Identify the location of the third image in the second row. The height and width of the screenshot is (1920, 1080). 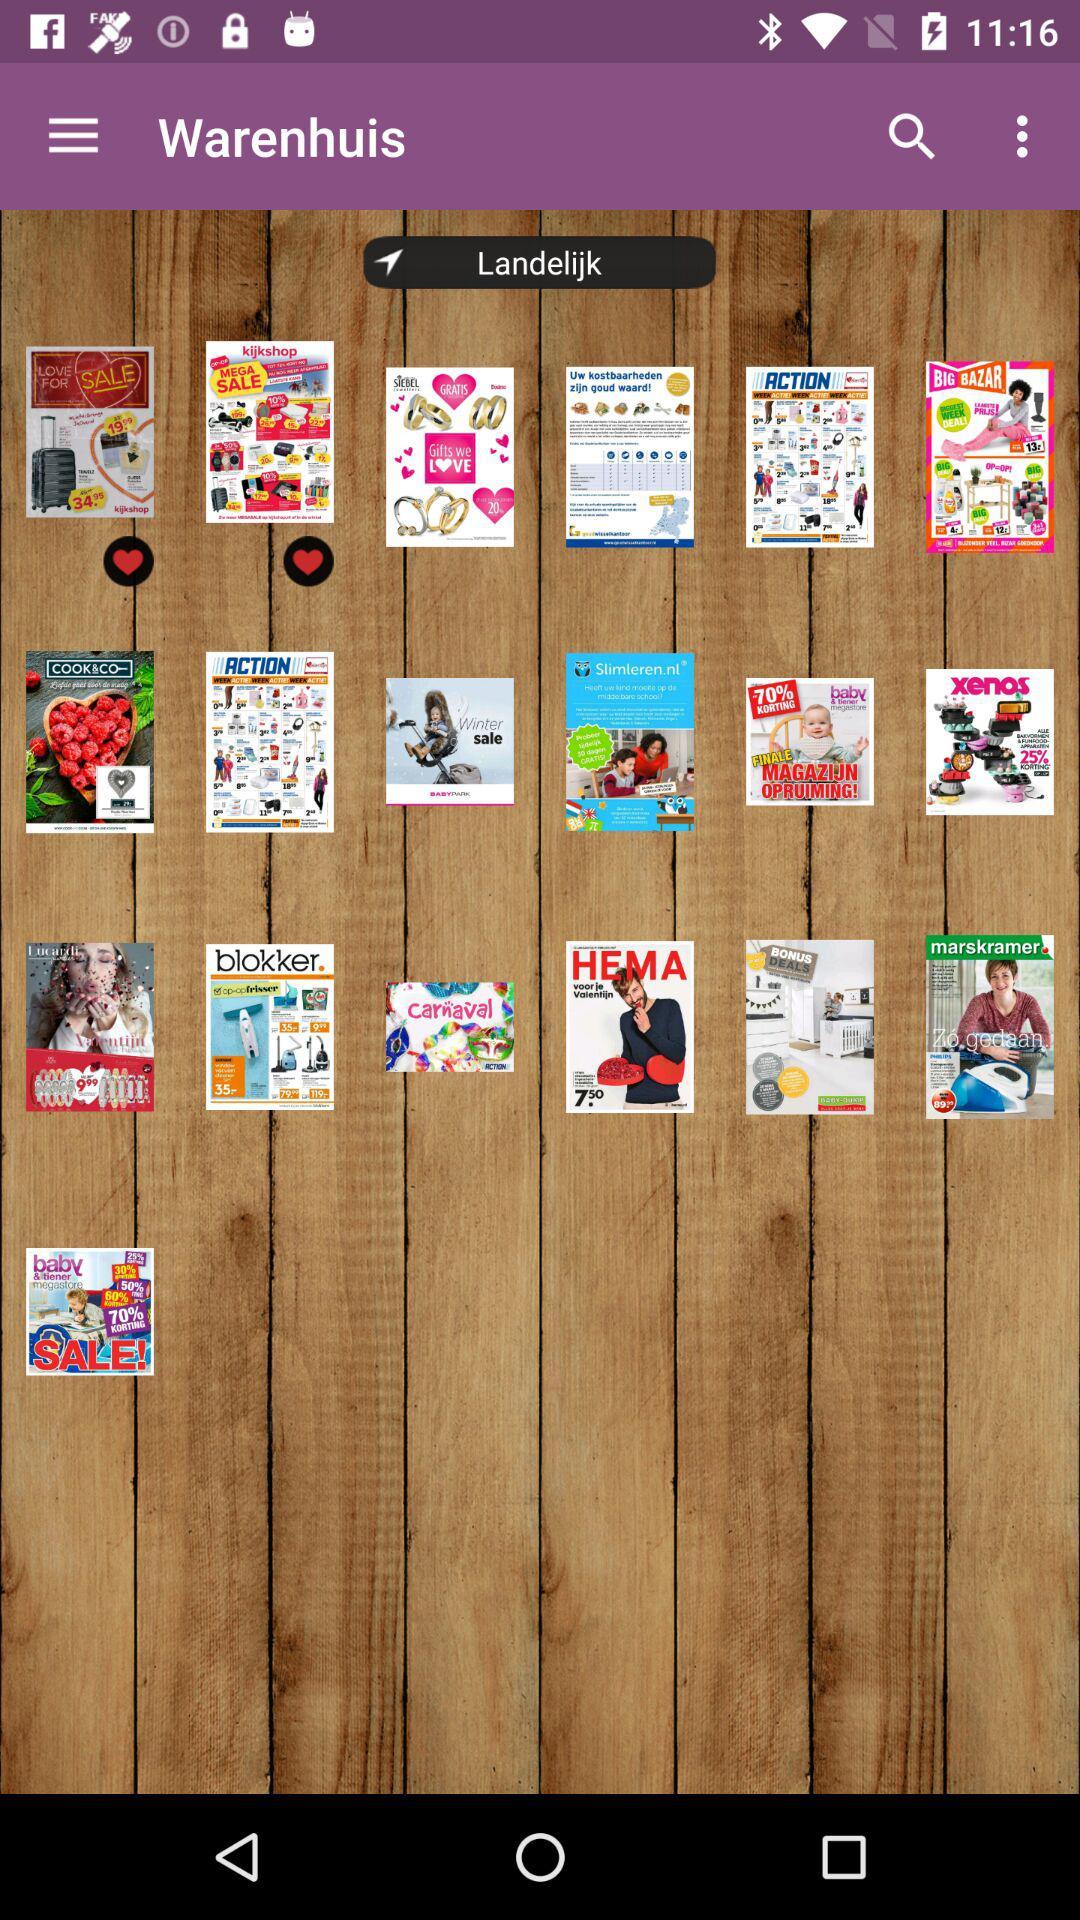
(450, 741).